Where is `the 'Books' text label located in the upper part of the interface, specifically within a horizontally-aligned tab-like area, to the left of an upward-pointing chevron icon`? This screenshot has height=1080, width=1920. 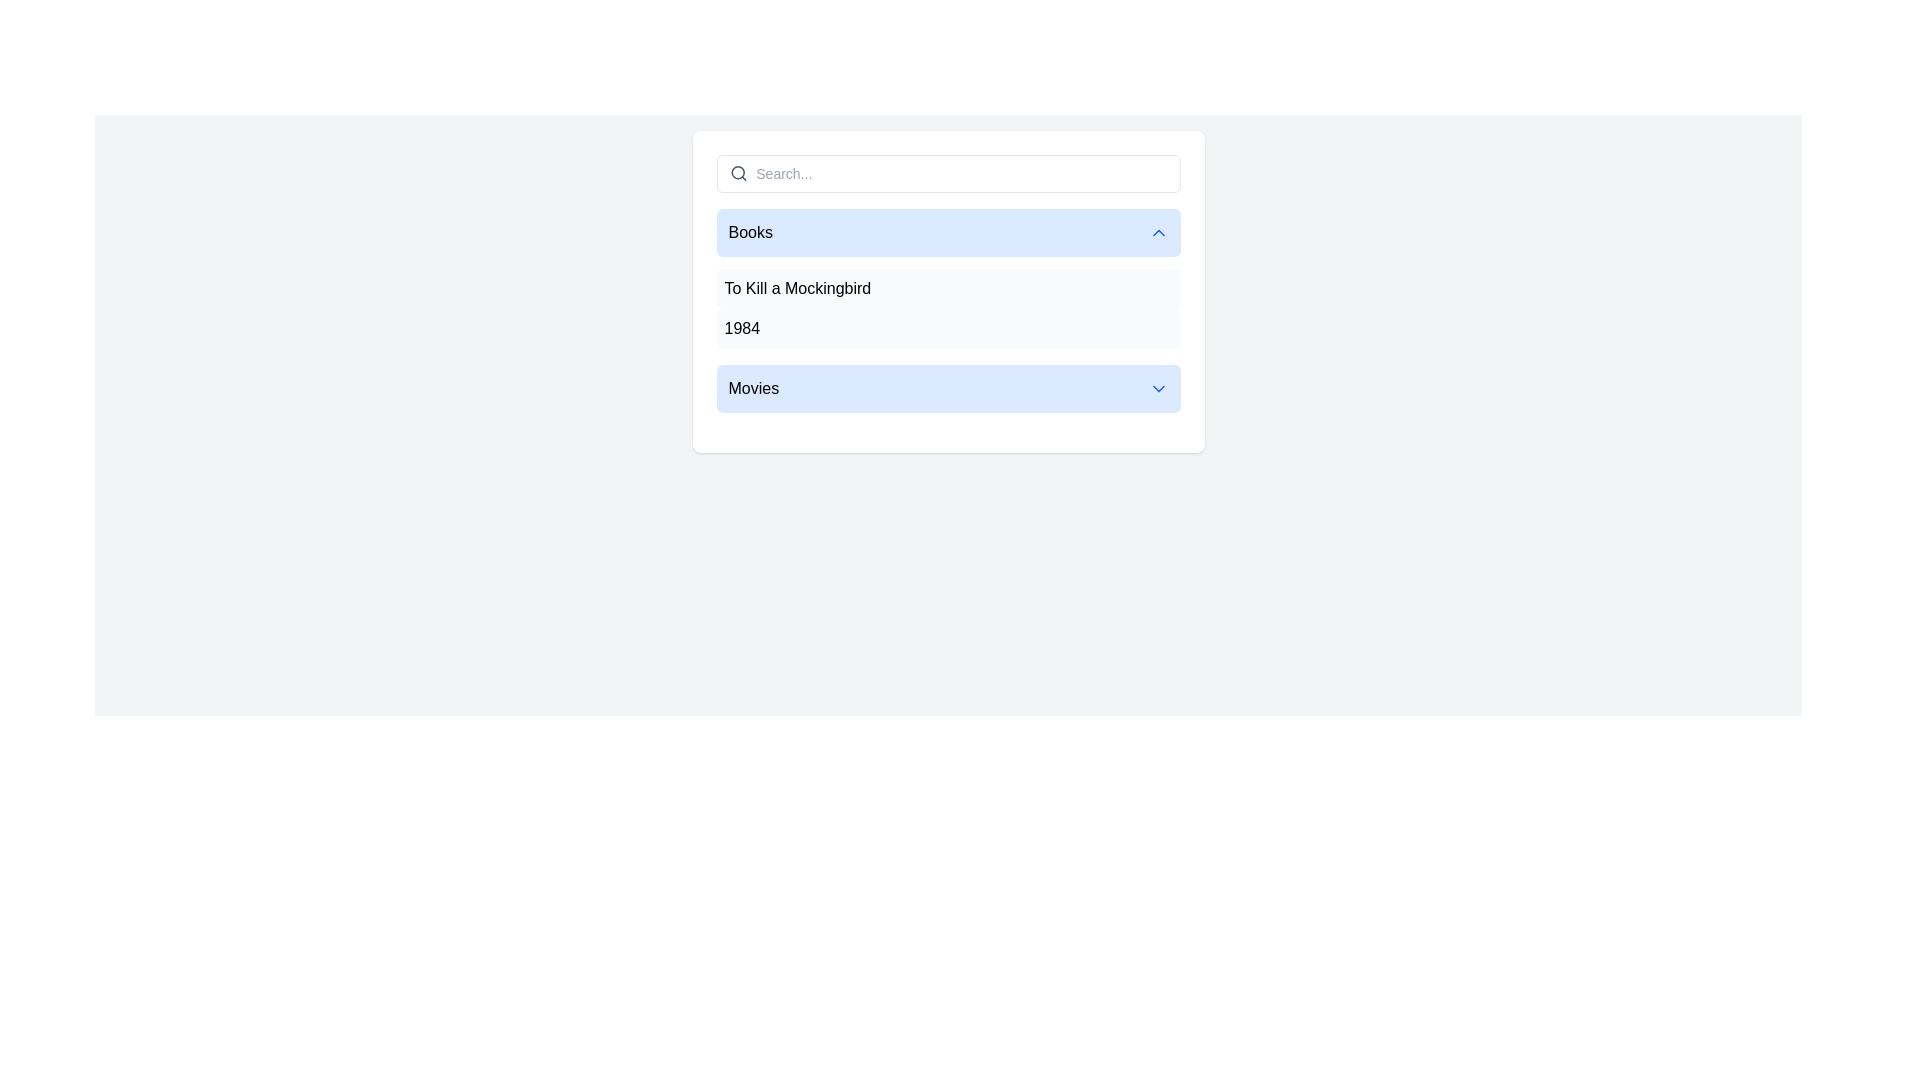 the 'Books' text label located in the upper part of the interface, specifically within a horizontally-aligned tab-like area, to the left of an upward-pointing chevron icon is located at coordinates (749, 231).